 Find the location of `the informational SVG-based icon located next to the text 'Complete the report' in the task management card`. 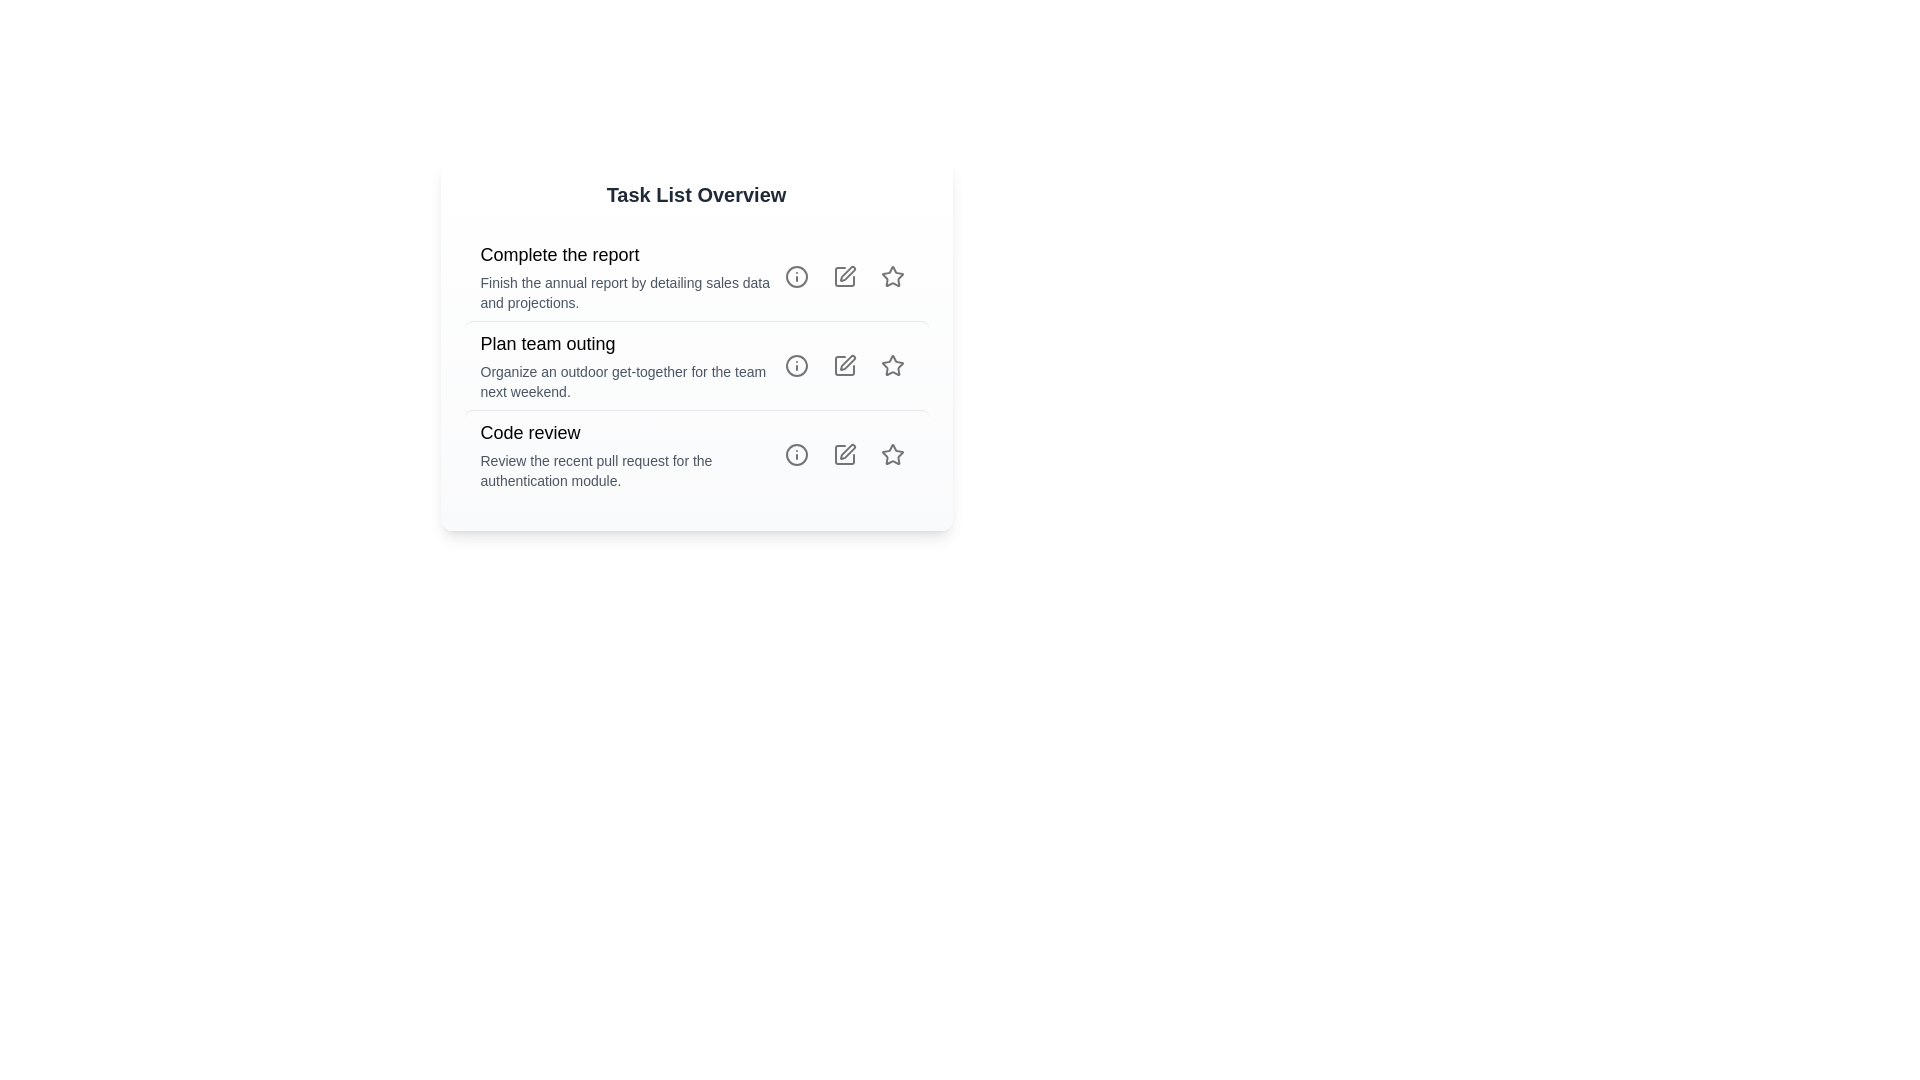

the informational SVG-based icon located next to the text 'Complete the report' in the task management card is located at coordinates (795, 277).